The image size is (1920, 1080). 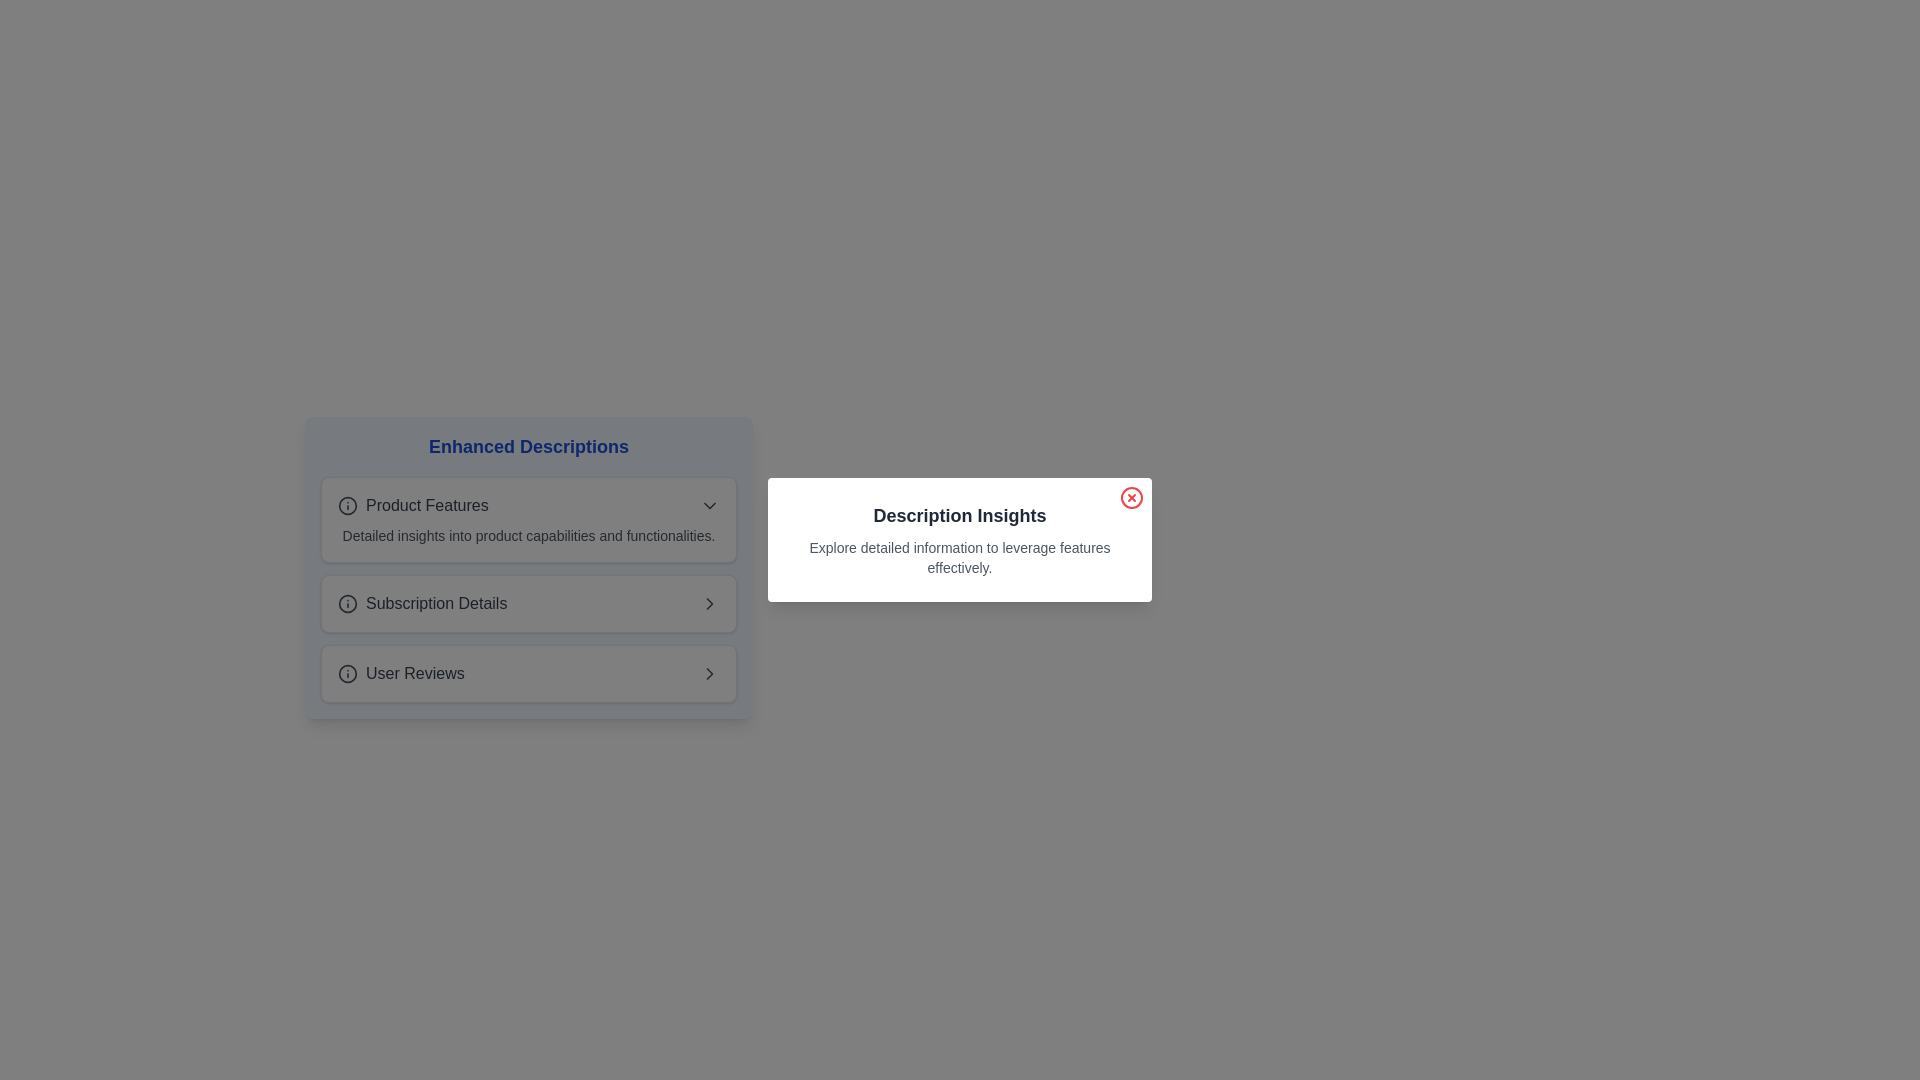 What do you see at coordinates (528, 674) in the screenshot?
I see `the 'User Reviews' button located below the 'Subscription Details' section and above no other sections in the 'Enhanced Descriptions' group` at bounding box center [528, 674].